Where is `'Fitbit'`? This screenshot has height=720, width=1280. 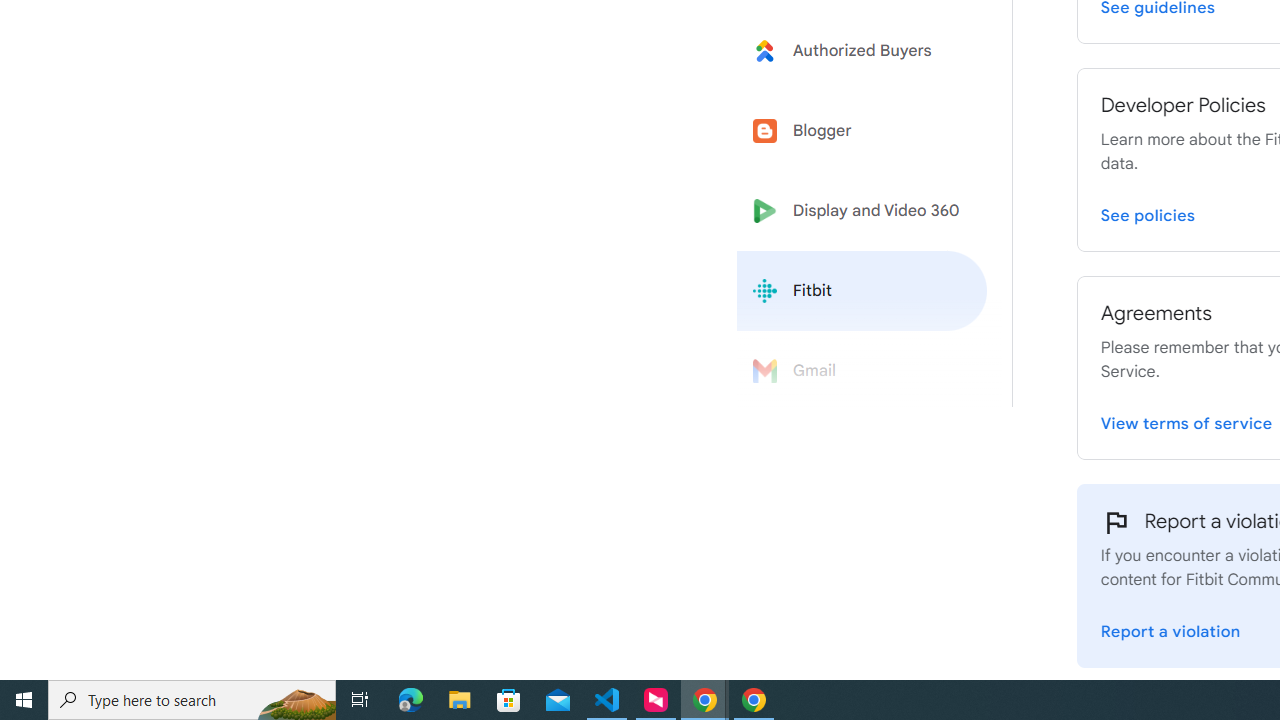
'Fitbit' is located at coordinates (862, 291).